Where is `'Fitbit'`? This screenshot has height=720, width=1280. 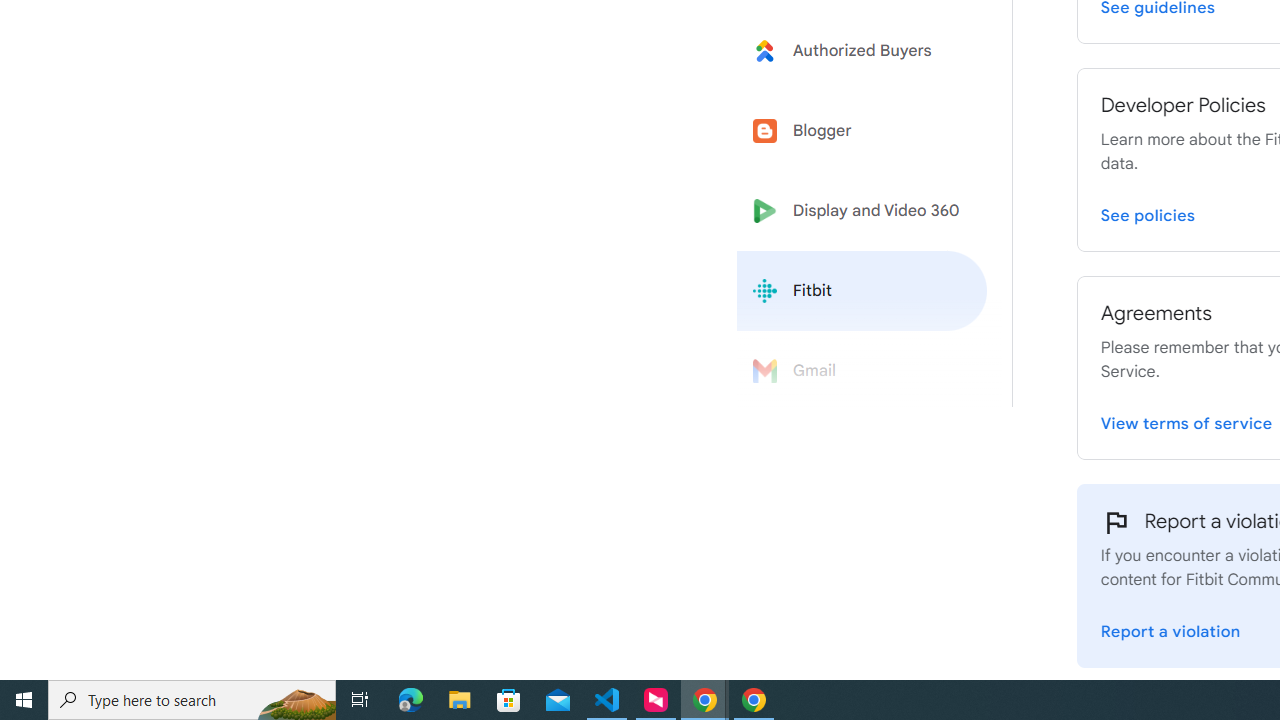
'Fitbit' is located at coordinates (862, 291).